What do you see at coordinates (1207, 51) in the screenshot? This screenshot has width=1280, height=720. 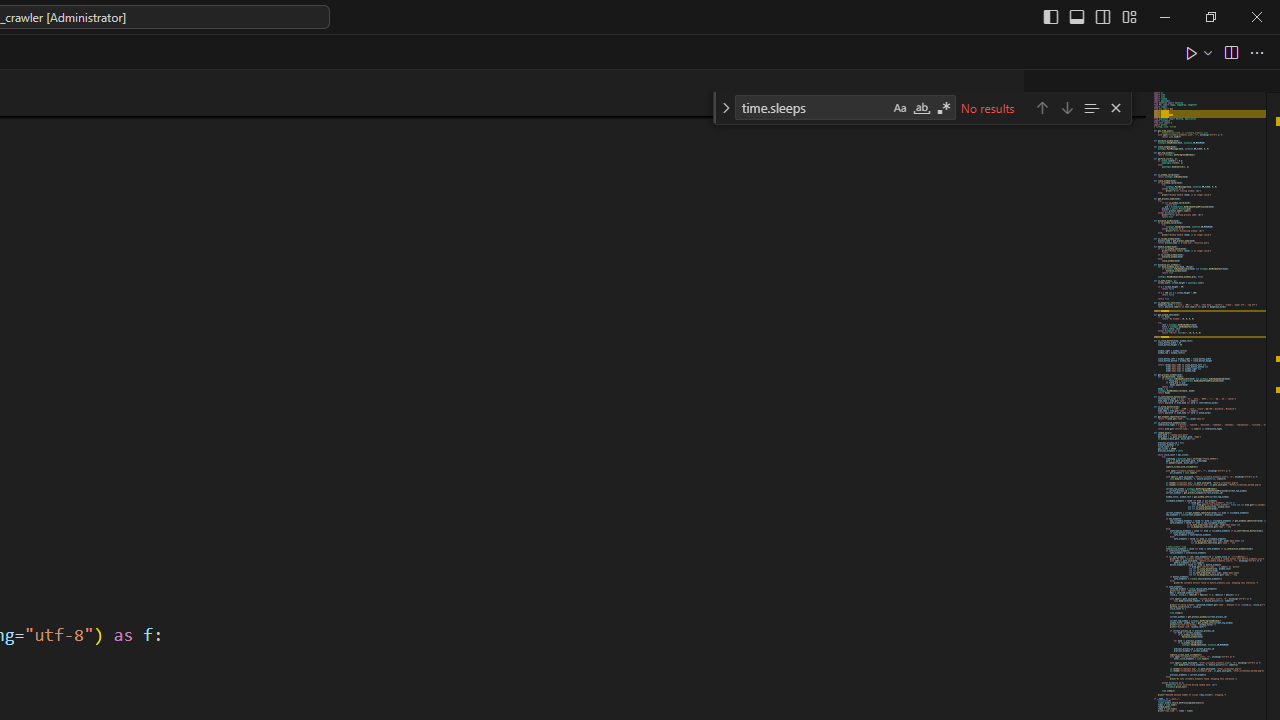 I see `'Run or Debug...'` at bounding box center [1207, 51].